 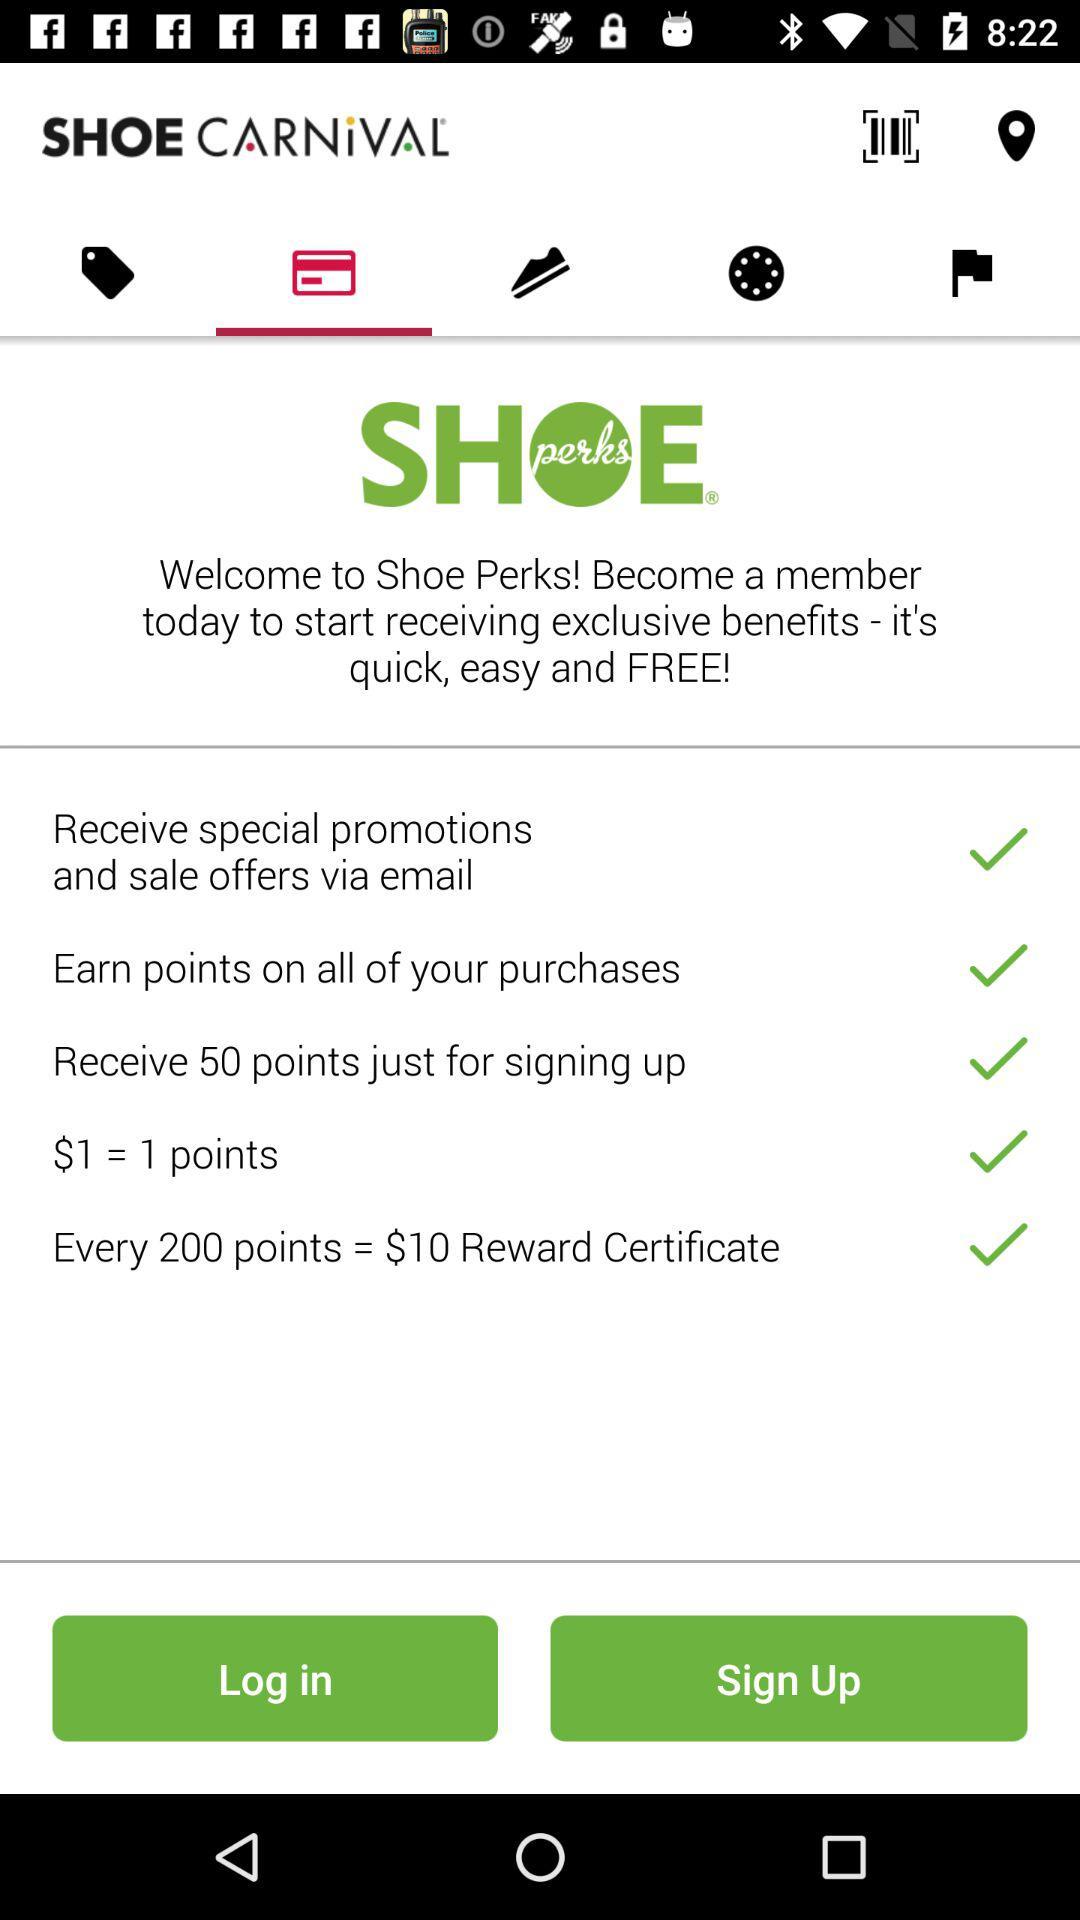 I want to click on the icon next to log in, so click(x=788, y=1678).